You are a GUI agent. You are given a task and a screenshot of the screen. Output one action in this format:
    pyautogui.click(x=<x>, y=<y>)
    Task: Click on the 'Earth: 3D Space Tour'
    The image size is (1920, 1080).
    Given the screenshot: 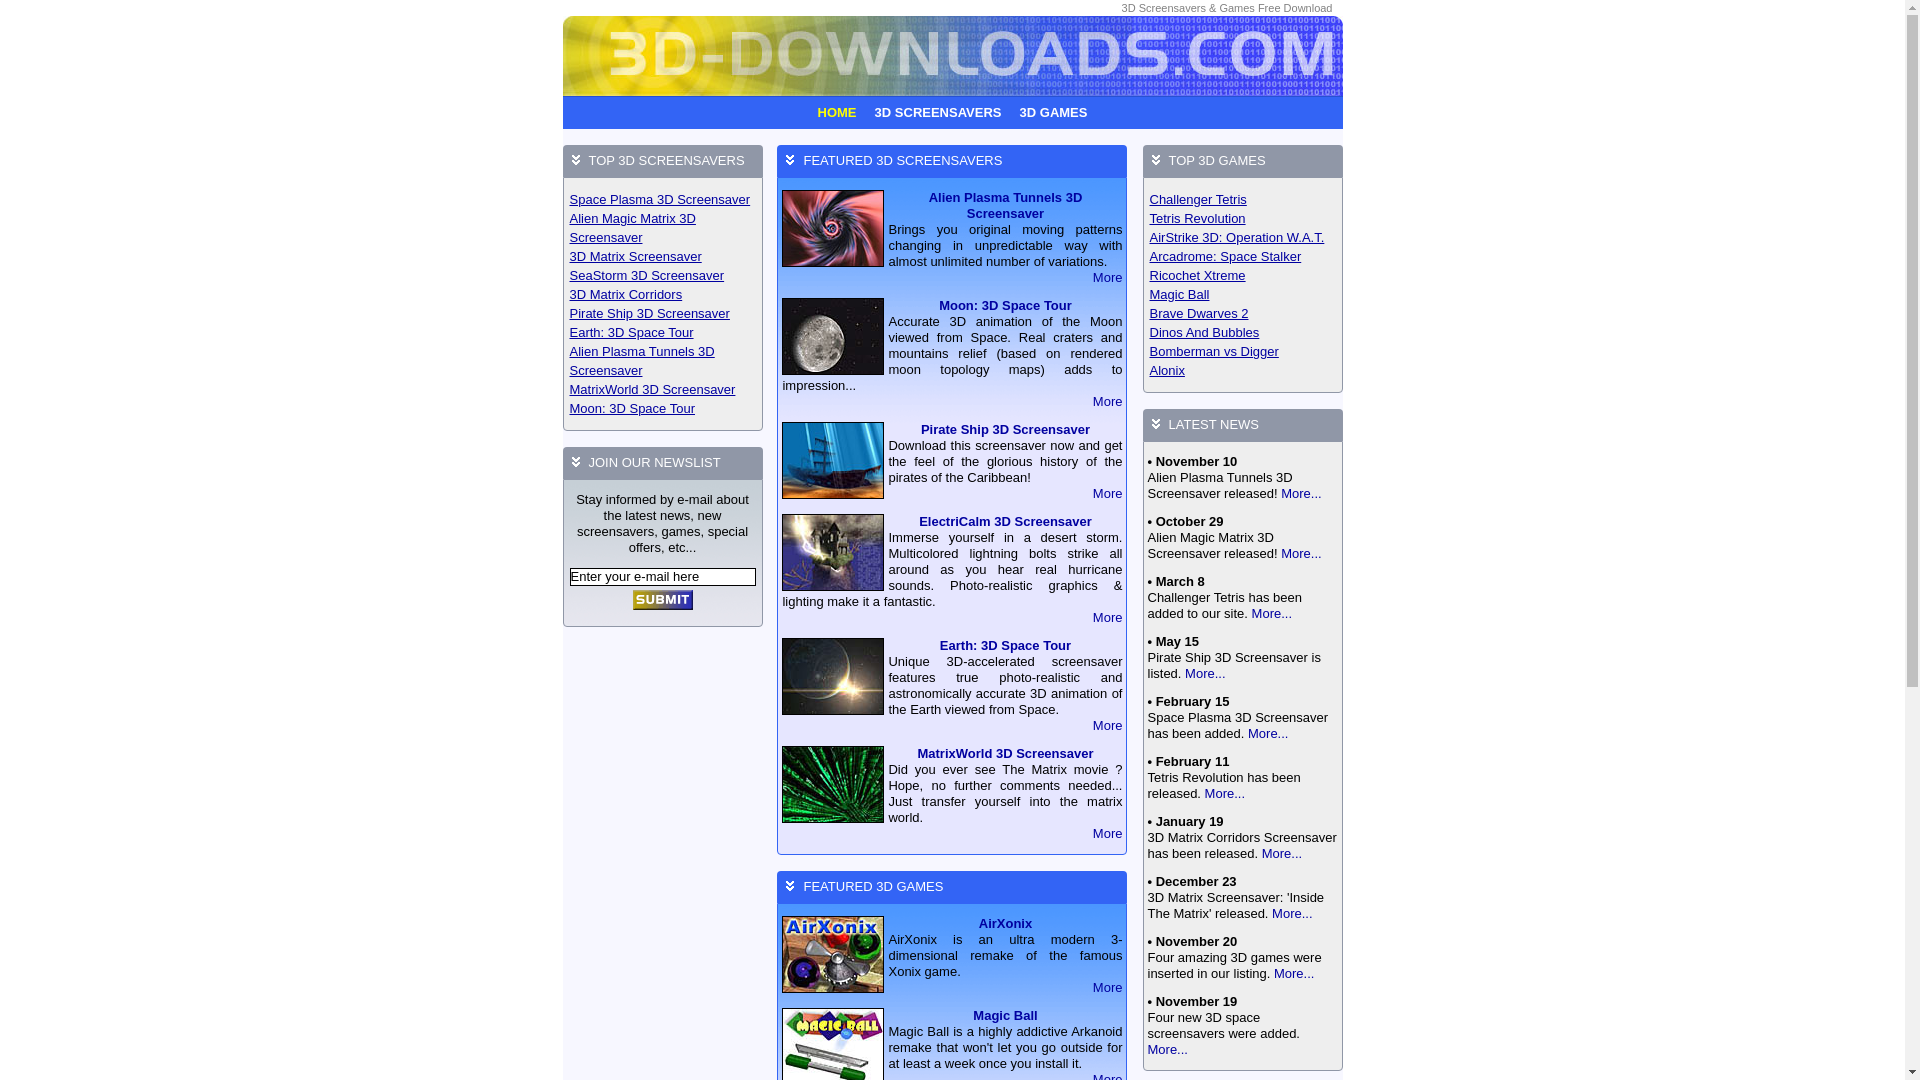 What is the action you would take?
    pyautogui.click(x=663, y=331)
    